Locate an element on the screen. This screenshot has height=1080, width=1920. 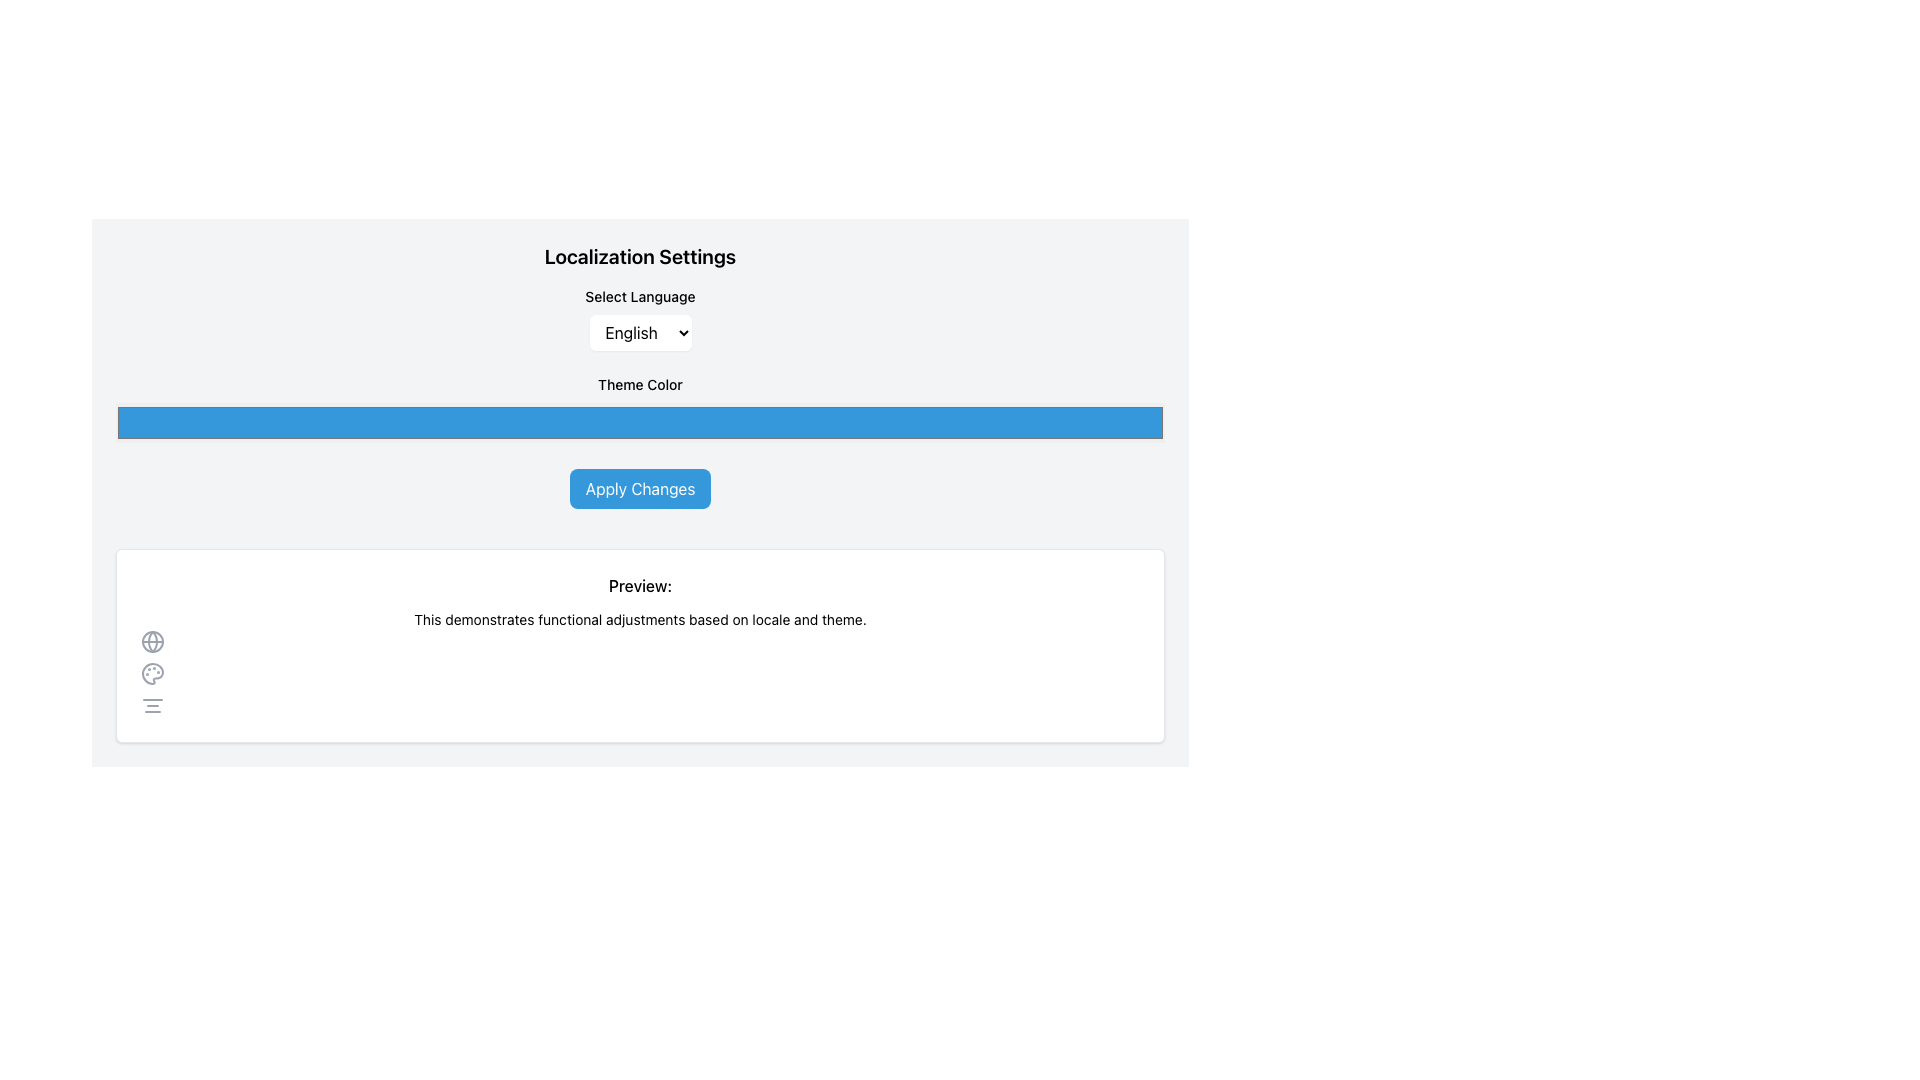
descriptive feedback text located immediately below the heading 'Preview:' in the central lower part of the interface is located at coordinates (640, 619).